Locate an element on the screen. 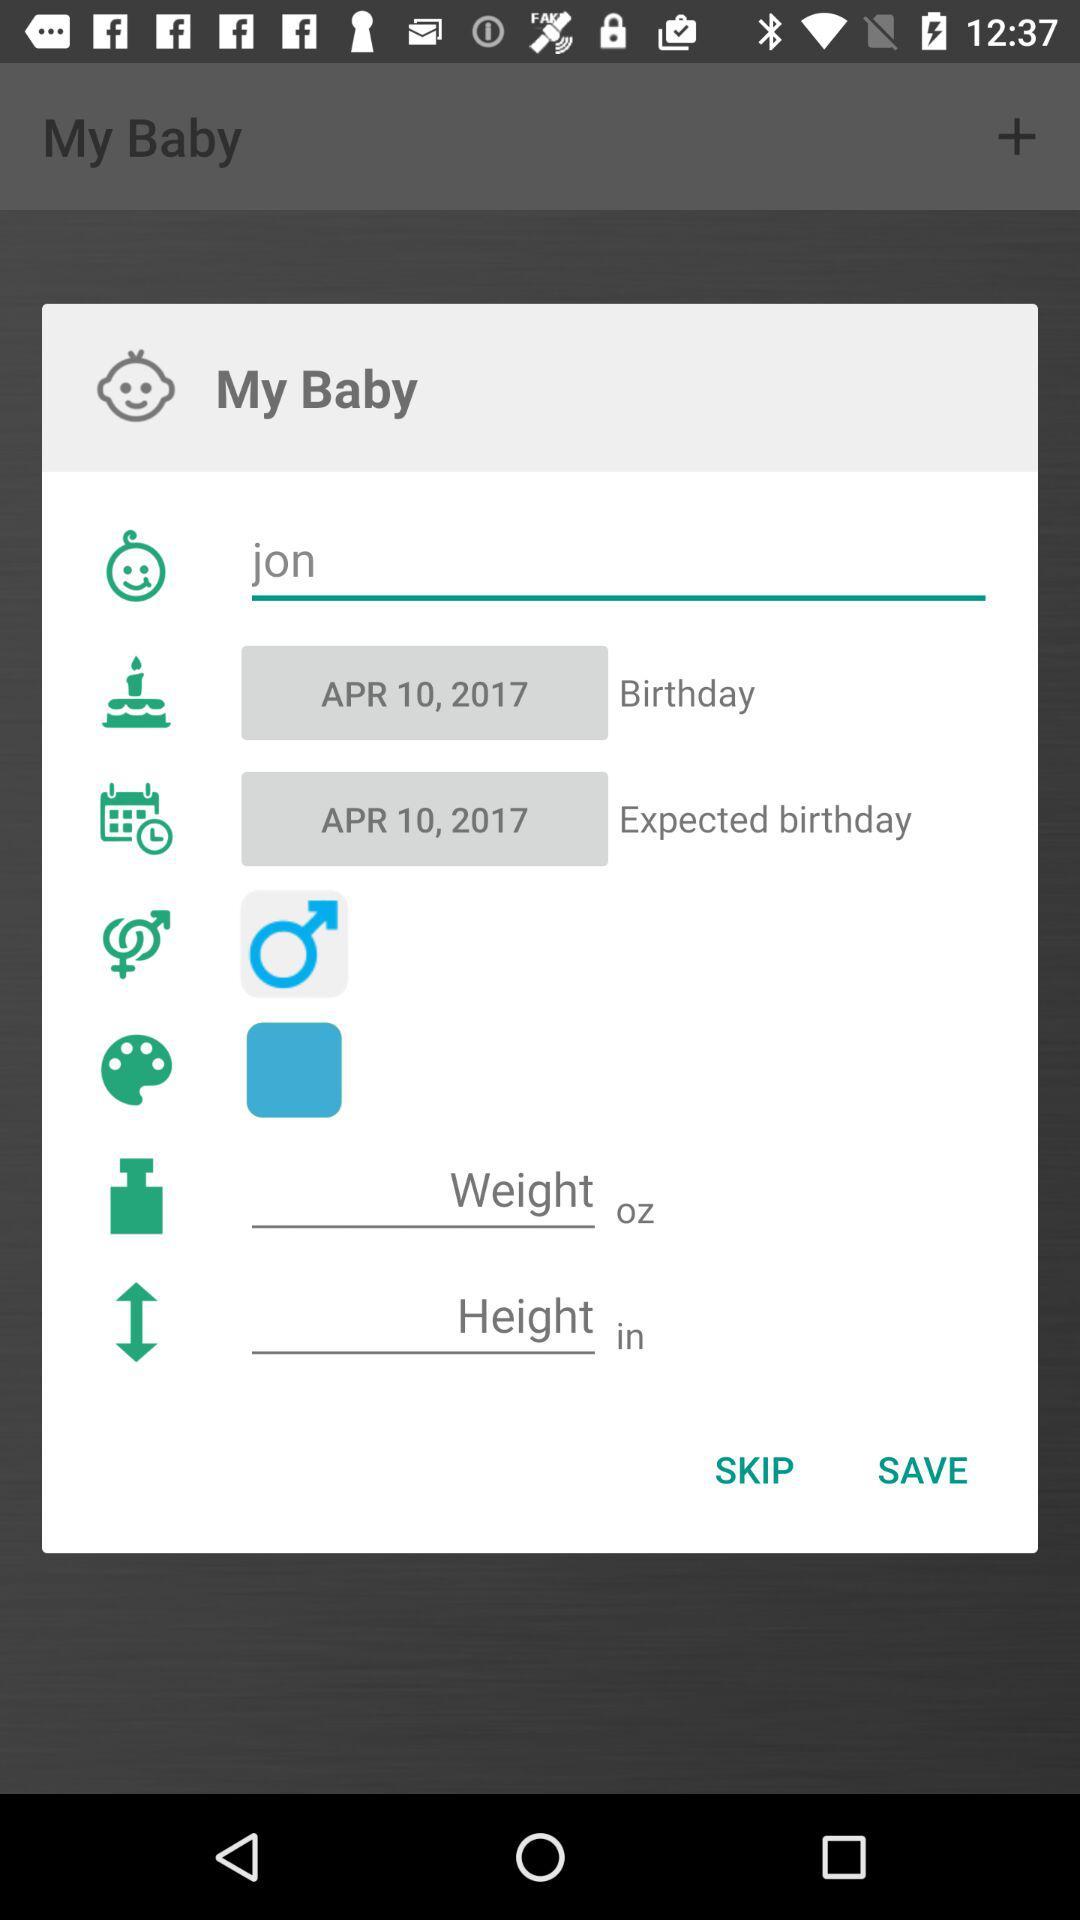  icon to the left of save item is located at coordinates (754, 1469).